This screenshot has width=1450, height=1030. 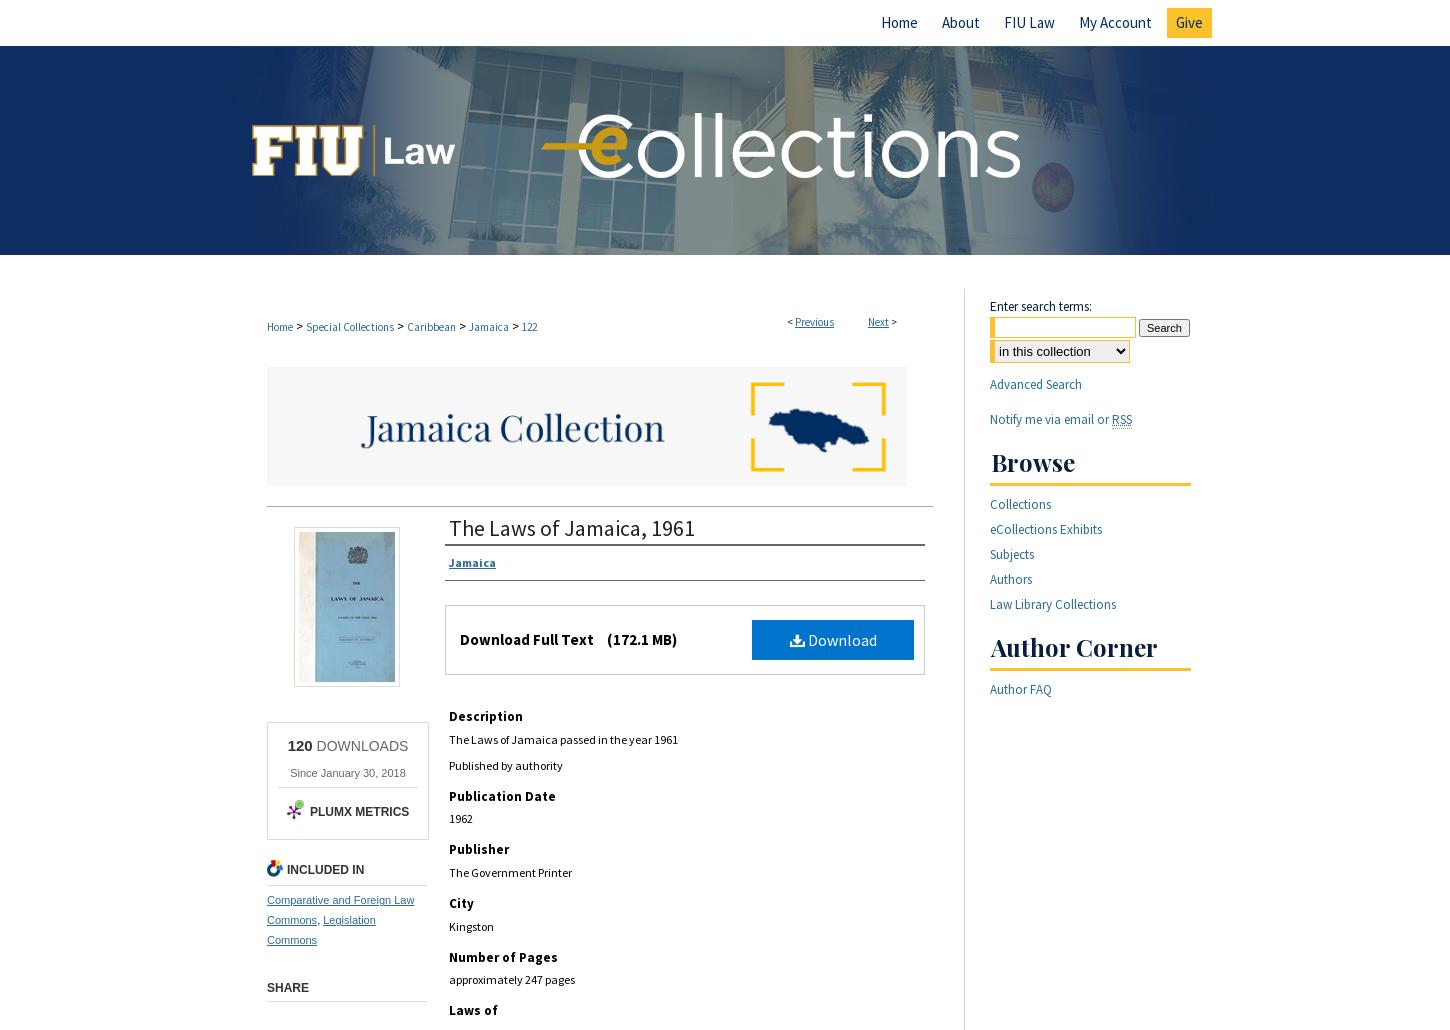 What do you see at coordinates (488, 326) in the screenshot?
I see `'Jamaica'` at bounding box center [488, 326].